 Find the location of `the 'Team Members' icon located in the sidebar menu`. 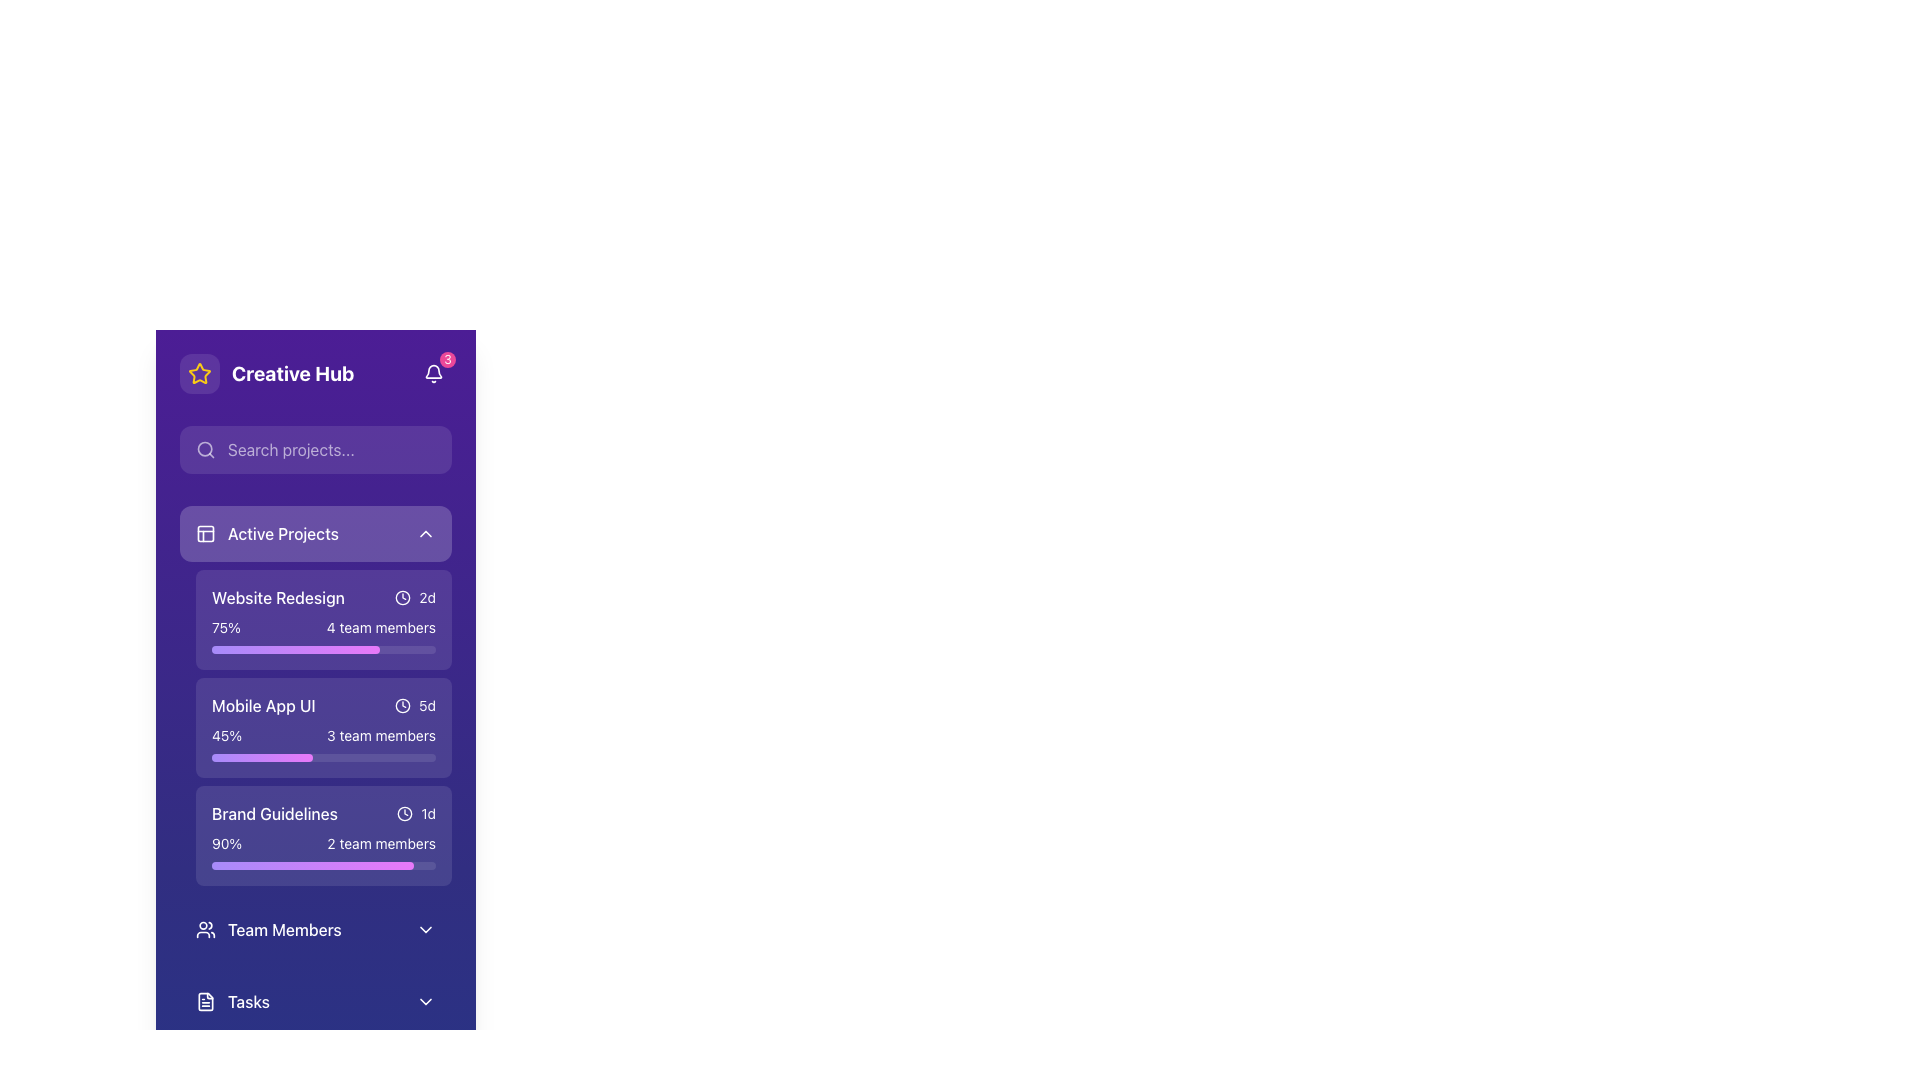

the 'Team Members' icon located in the sidebar menu is located at coordinates (206, 929).